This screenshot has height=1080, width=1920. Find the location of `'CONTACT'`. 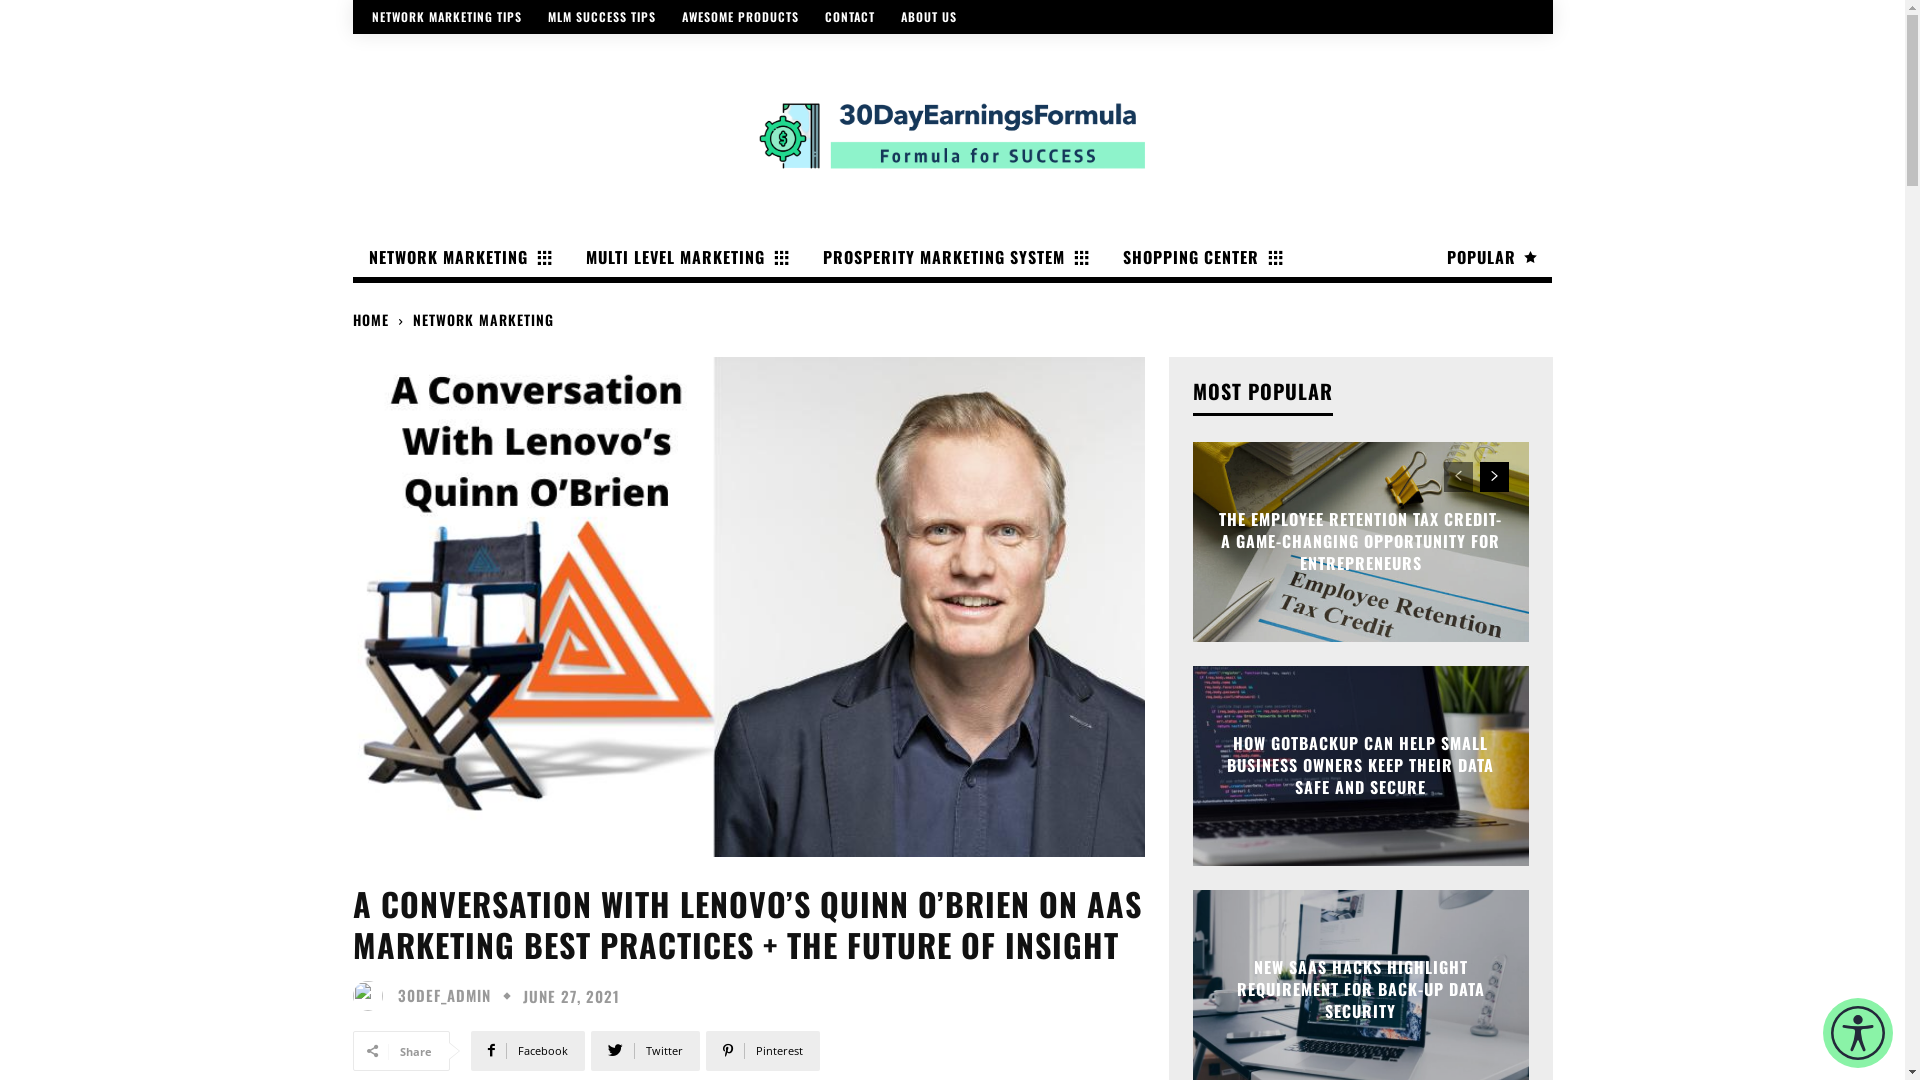

'CONTACT' is located at coordinates (849, 16).